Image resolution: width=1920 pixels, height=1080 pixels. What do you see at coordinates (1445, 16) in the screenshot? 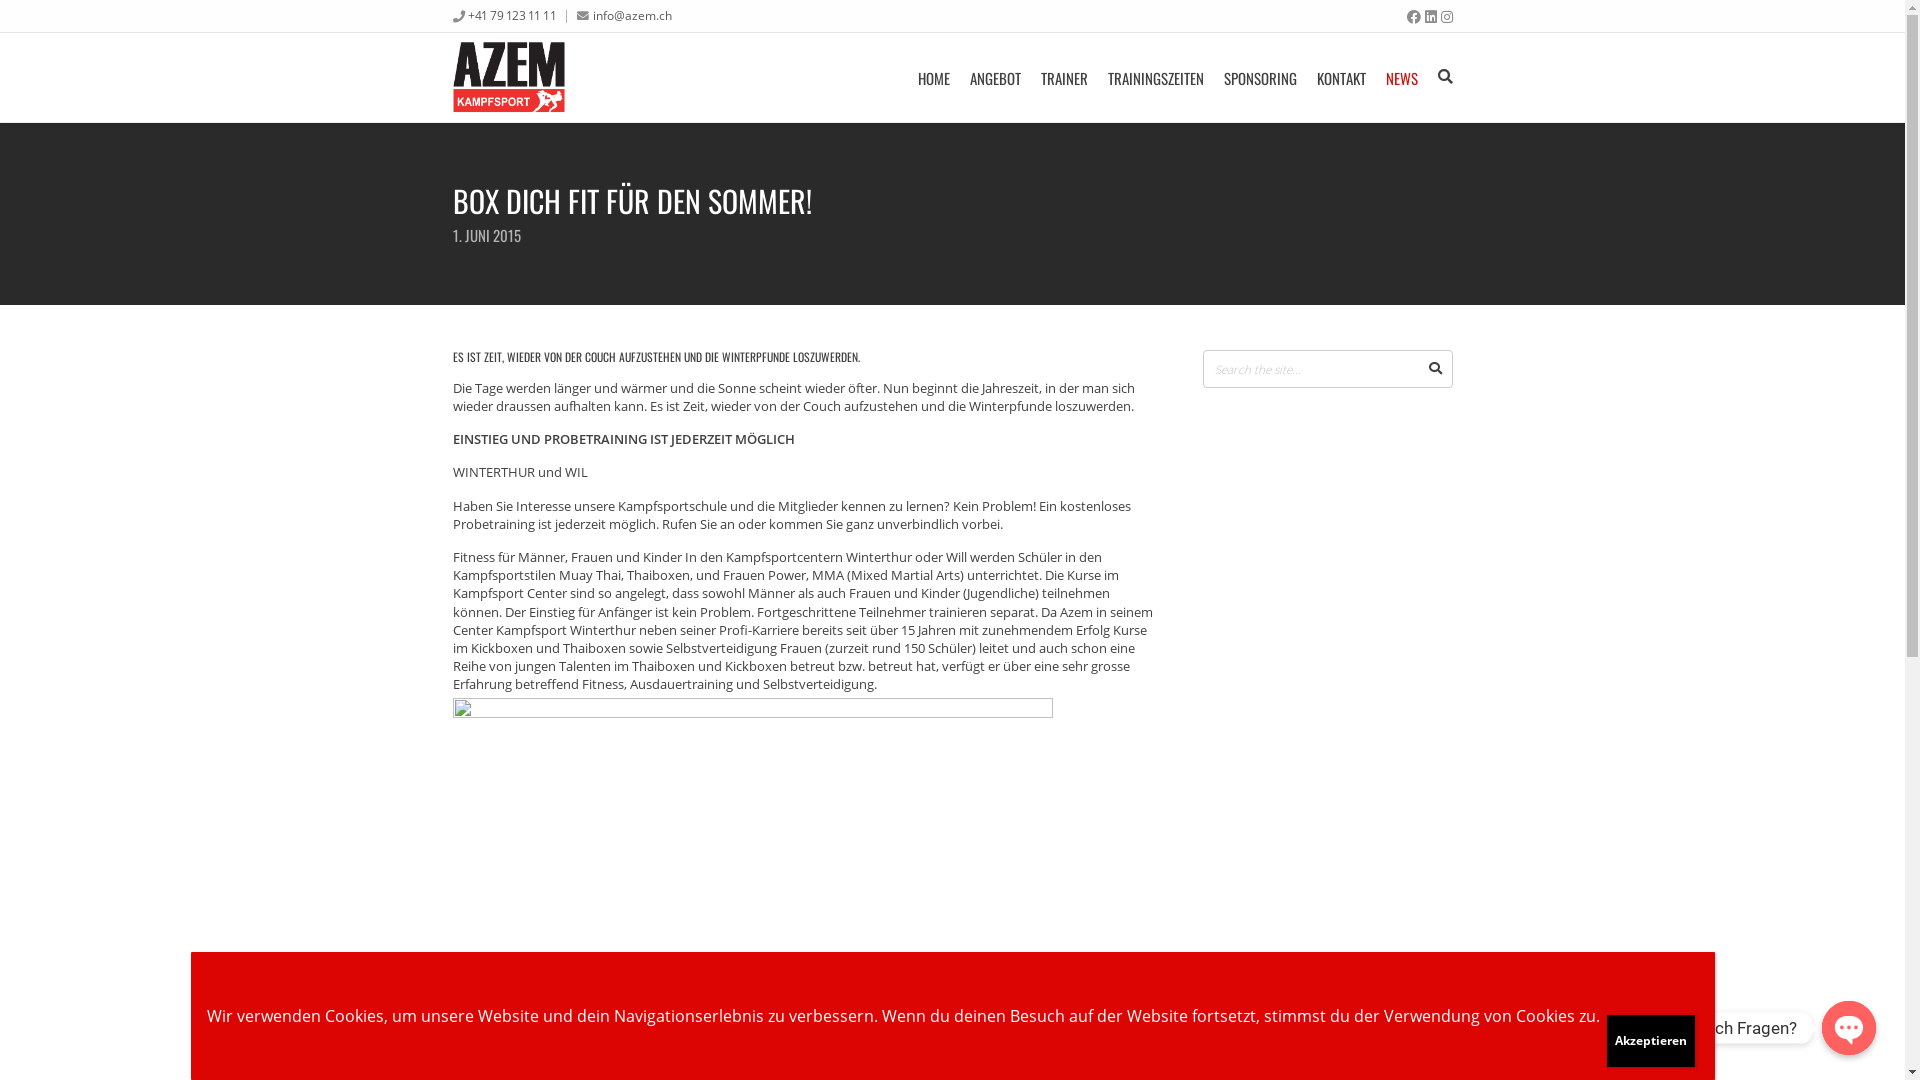
I see `'Instagram'` at bounding box center [1445, 16].